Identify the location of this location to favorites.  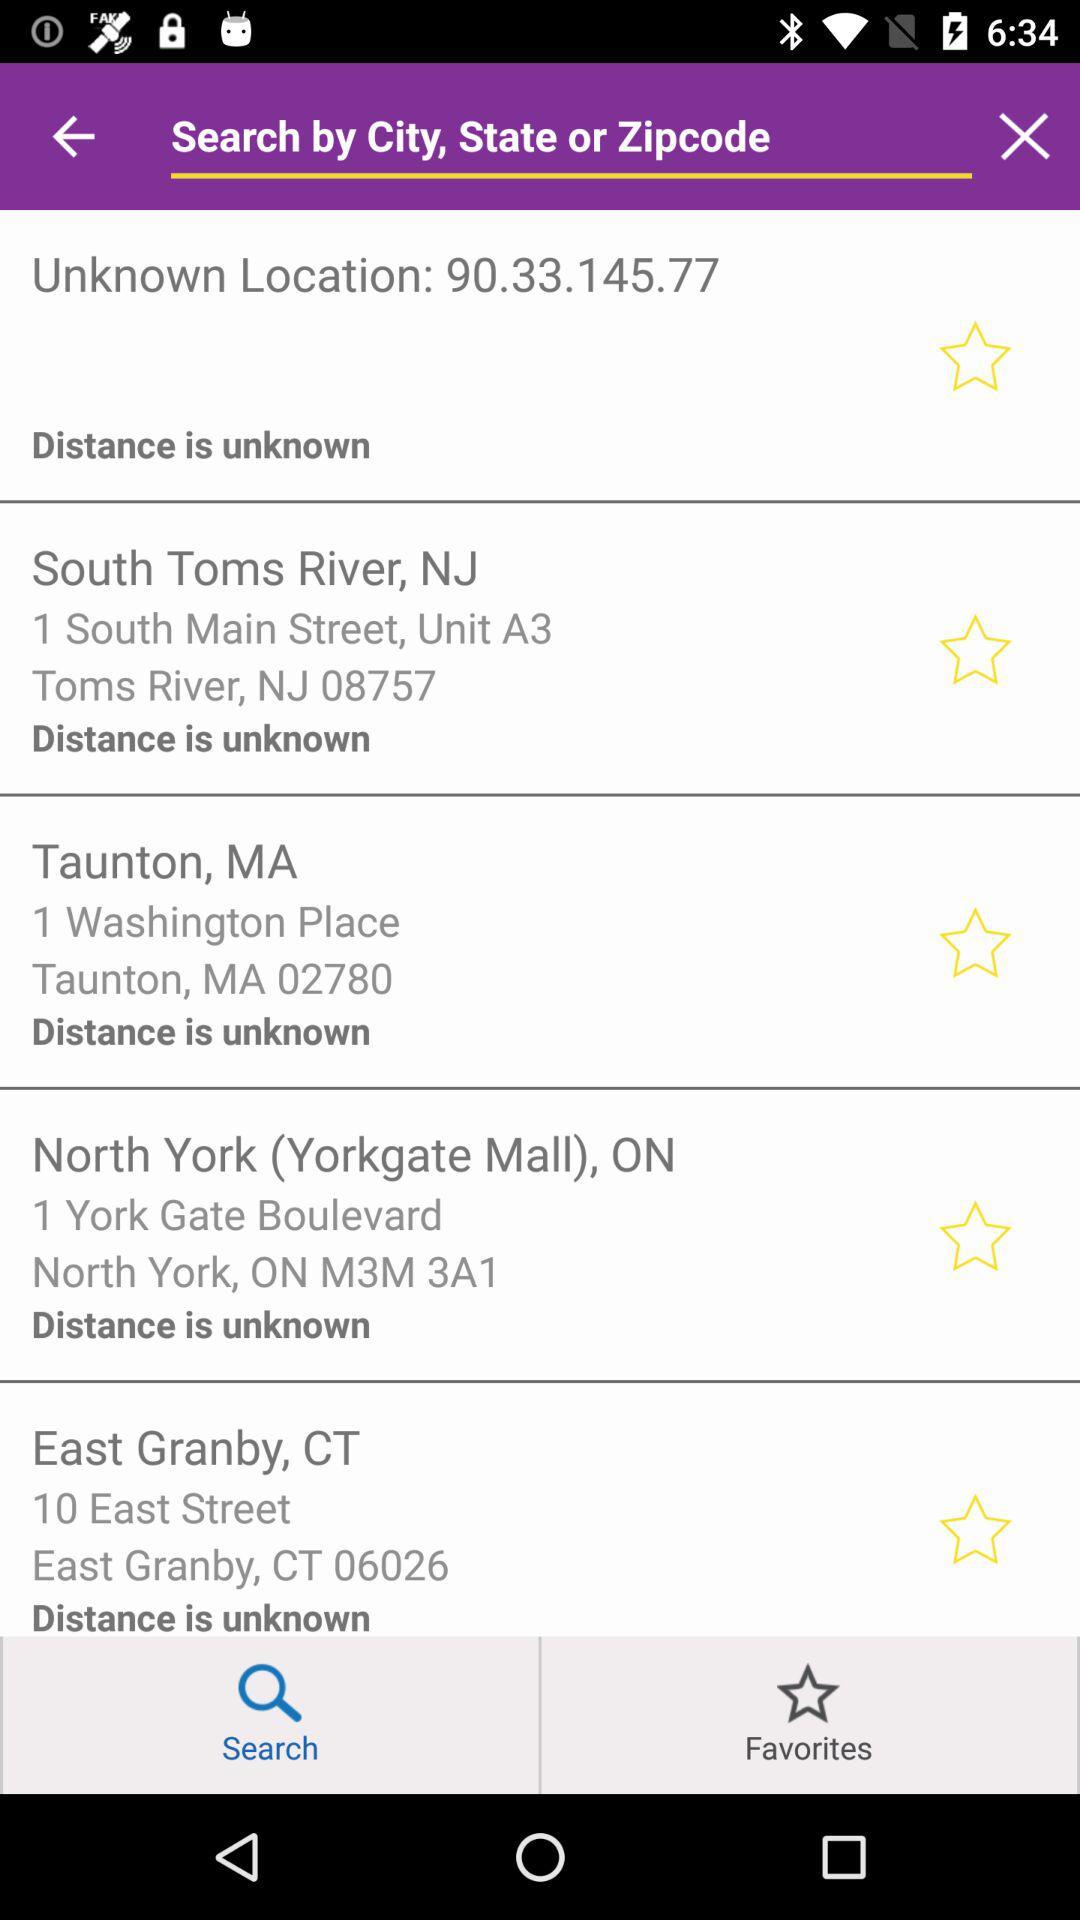
(973, 940).